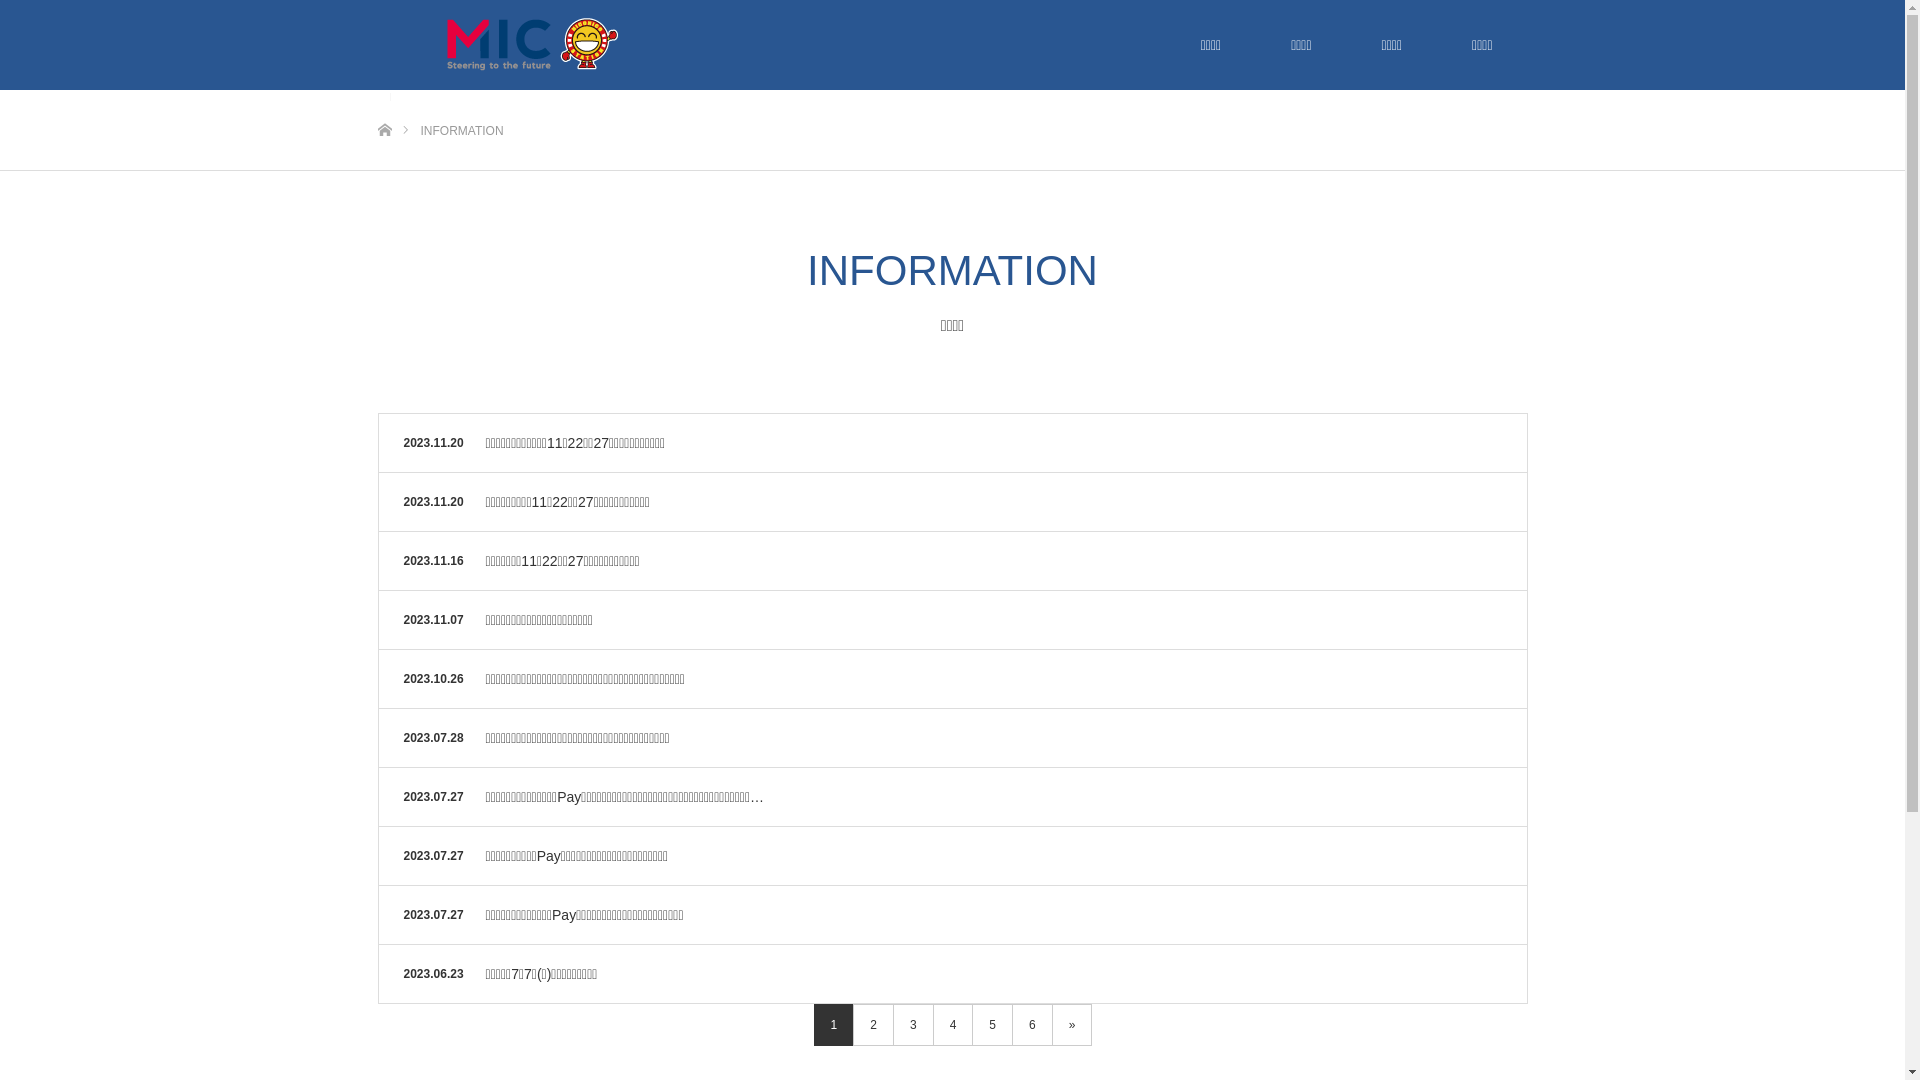  What do you see at coordinates (912, 1025) in the screenshot?
I see `'3'` at bounding box center [912, 1025].